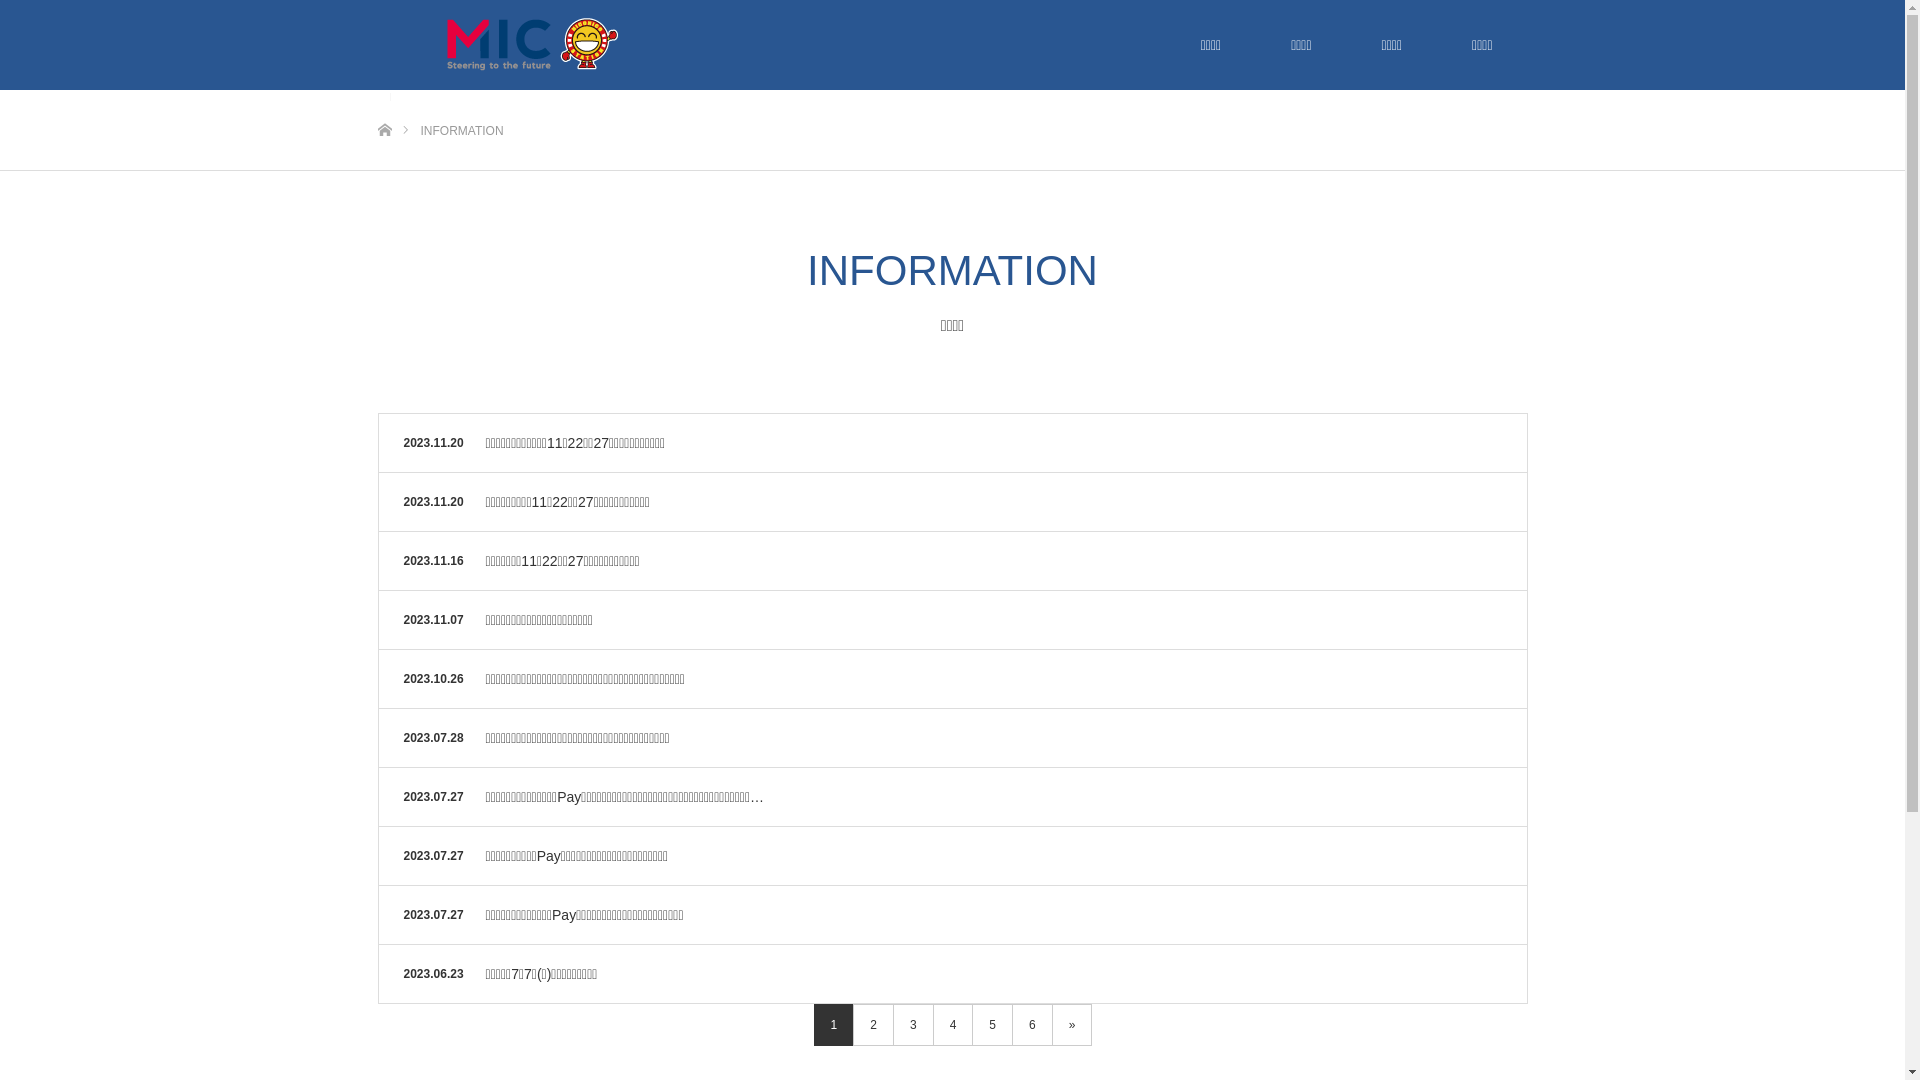  What do you see at coordinates (912, 1025) in the screenshot?
I see `'3'` at bounding box center [912, 1025].